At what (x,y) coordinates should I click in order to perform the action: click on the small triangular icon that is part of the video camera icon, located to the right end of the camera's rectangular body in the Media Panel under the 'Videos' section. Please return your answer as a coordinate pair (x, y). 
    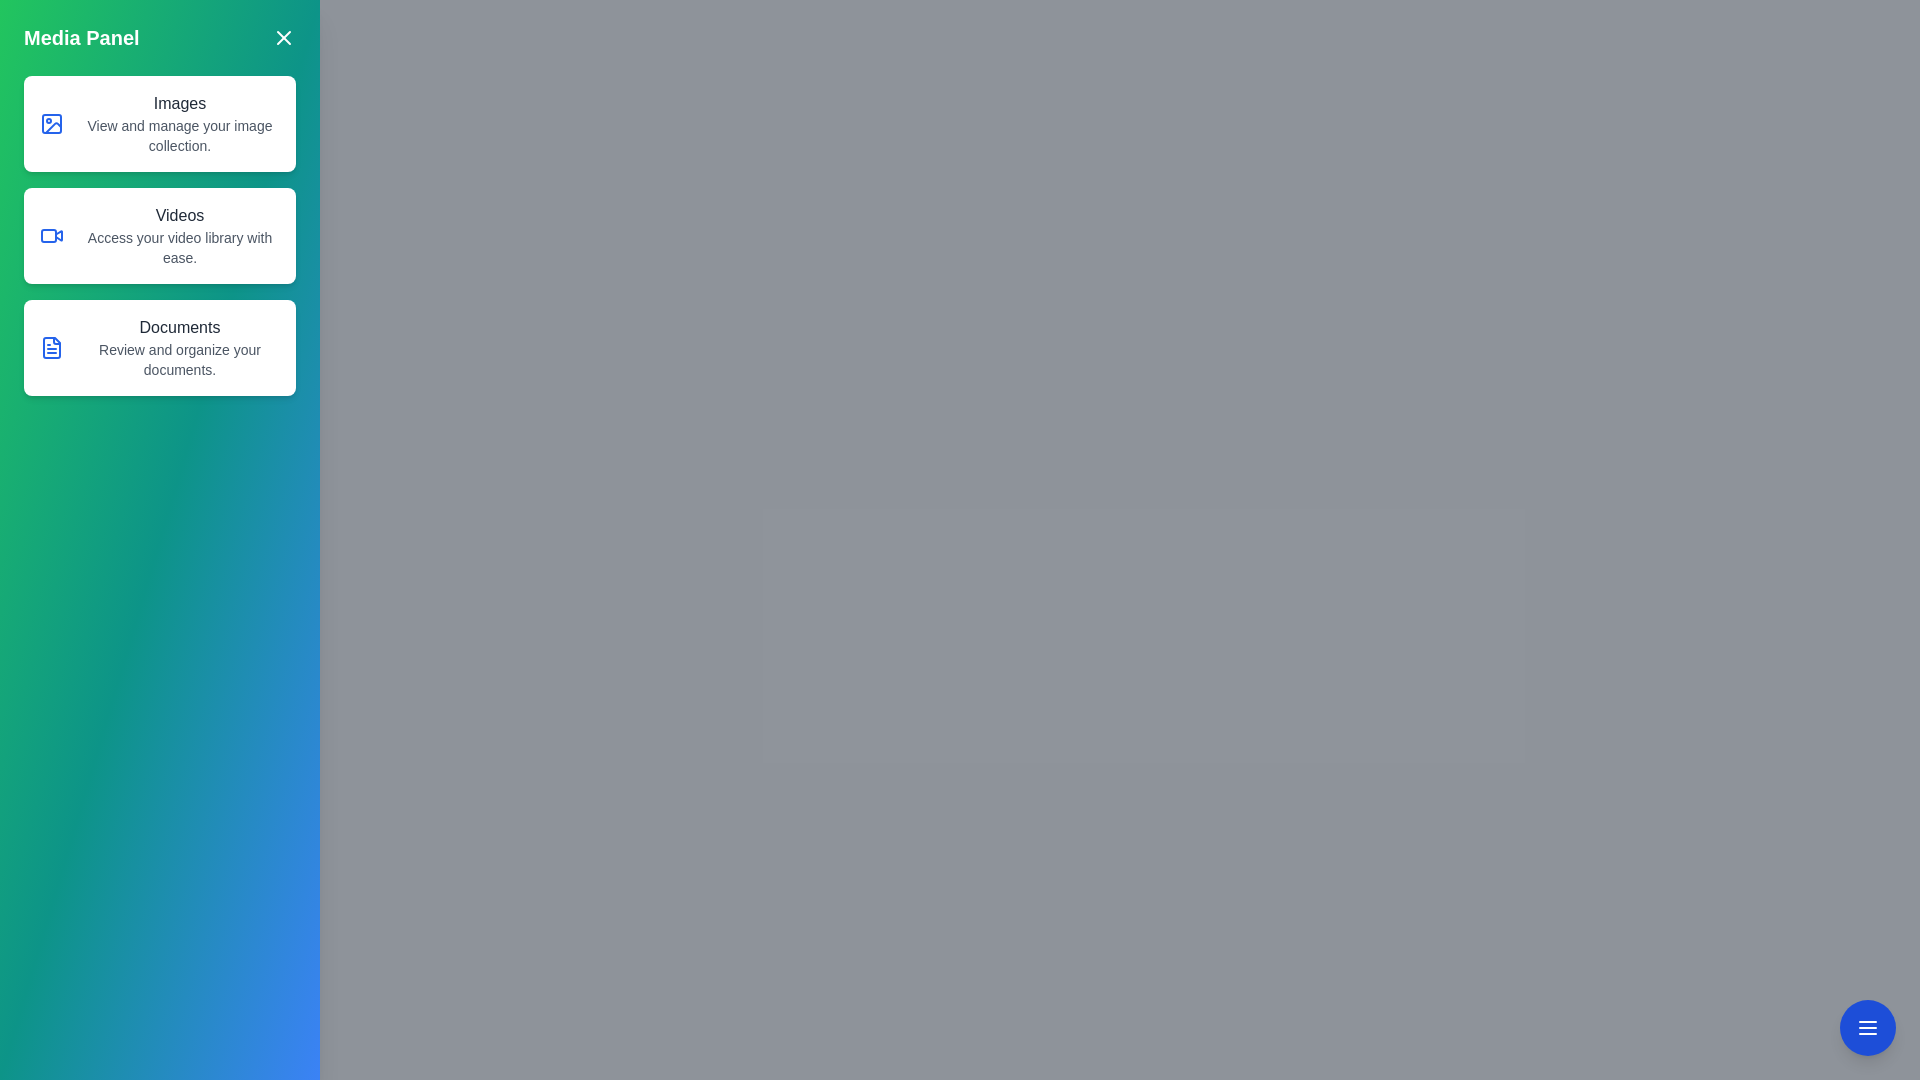
    Looking at the image, I should click on (58, 234).